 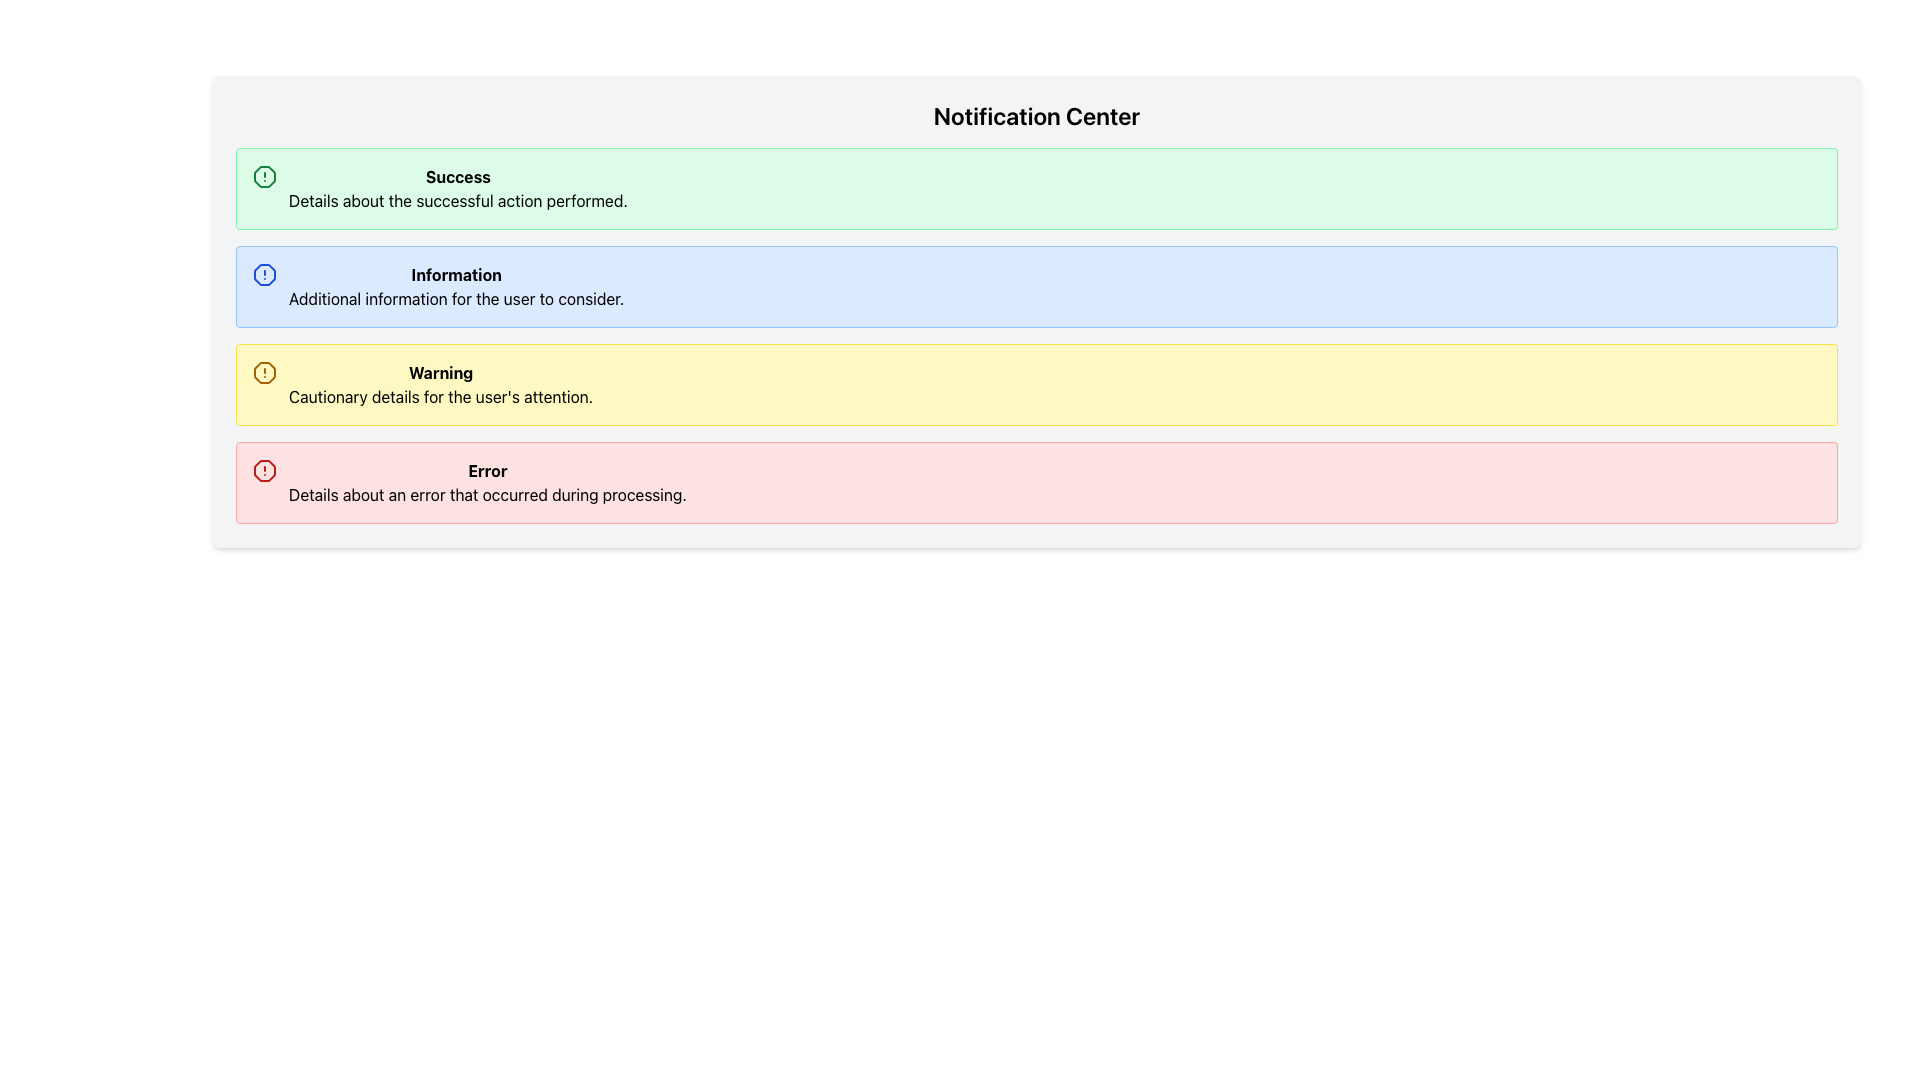 What do you see at coordinates (1036, 286) in the screenshot?
I see `informational message from the Notification panel, which is the second item in the stack of notifications` at bounding box center [1036, 286].